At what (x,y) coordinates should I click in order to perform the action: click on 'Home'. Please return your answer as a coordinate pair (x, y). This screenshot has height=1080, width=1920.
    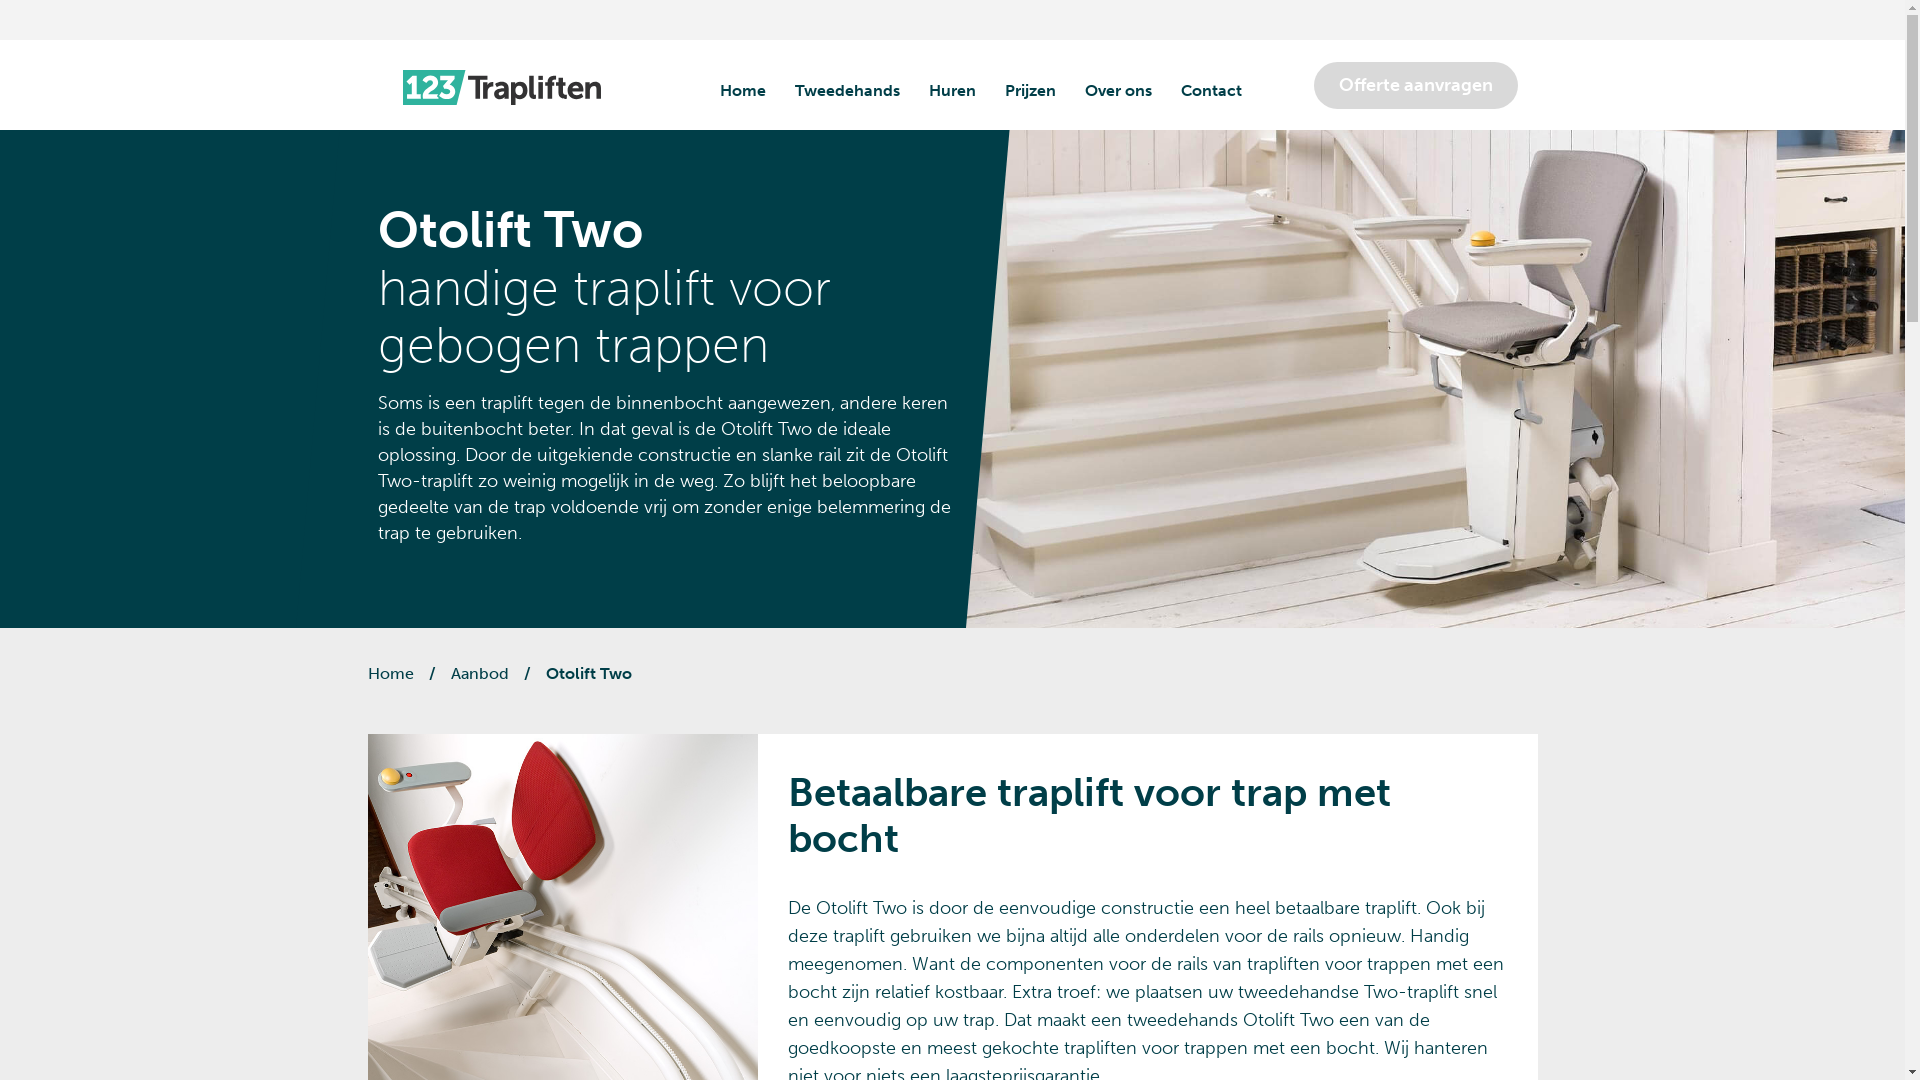
    Looking at the image, I should click on (390, 673).